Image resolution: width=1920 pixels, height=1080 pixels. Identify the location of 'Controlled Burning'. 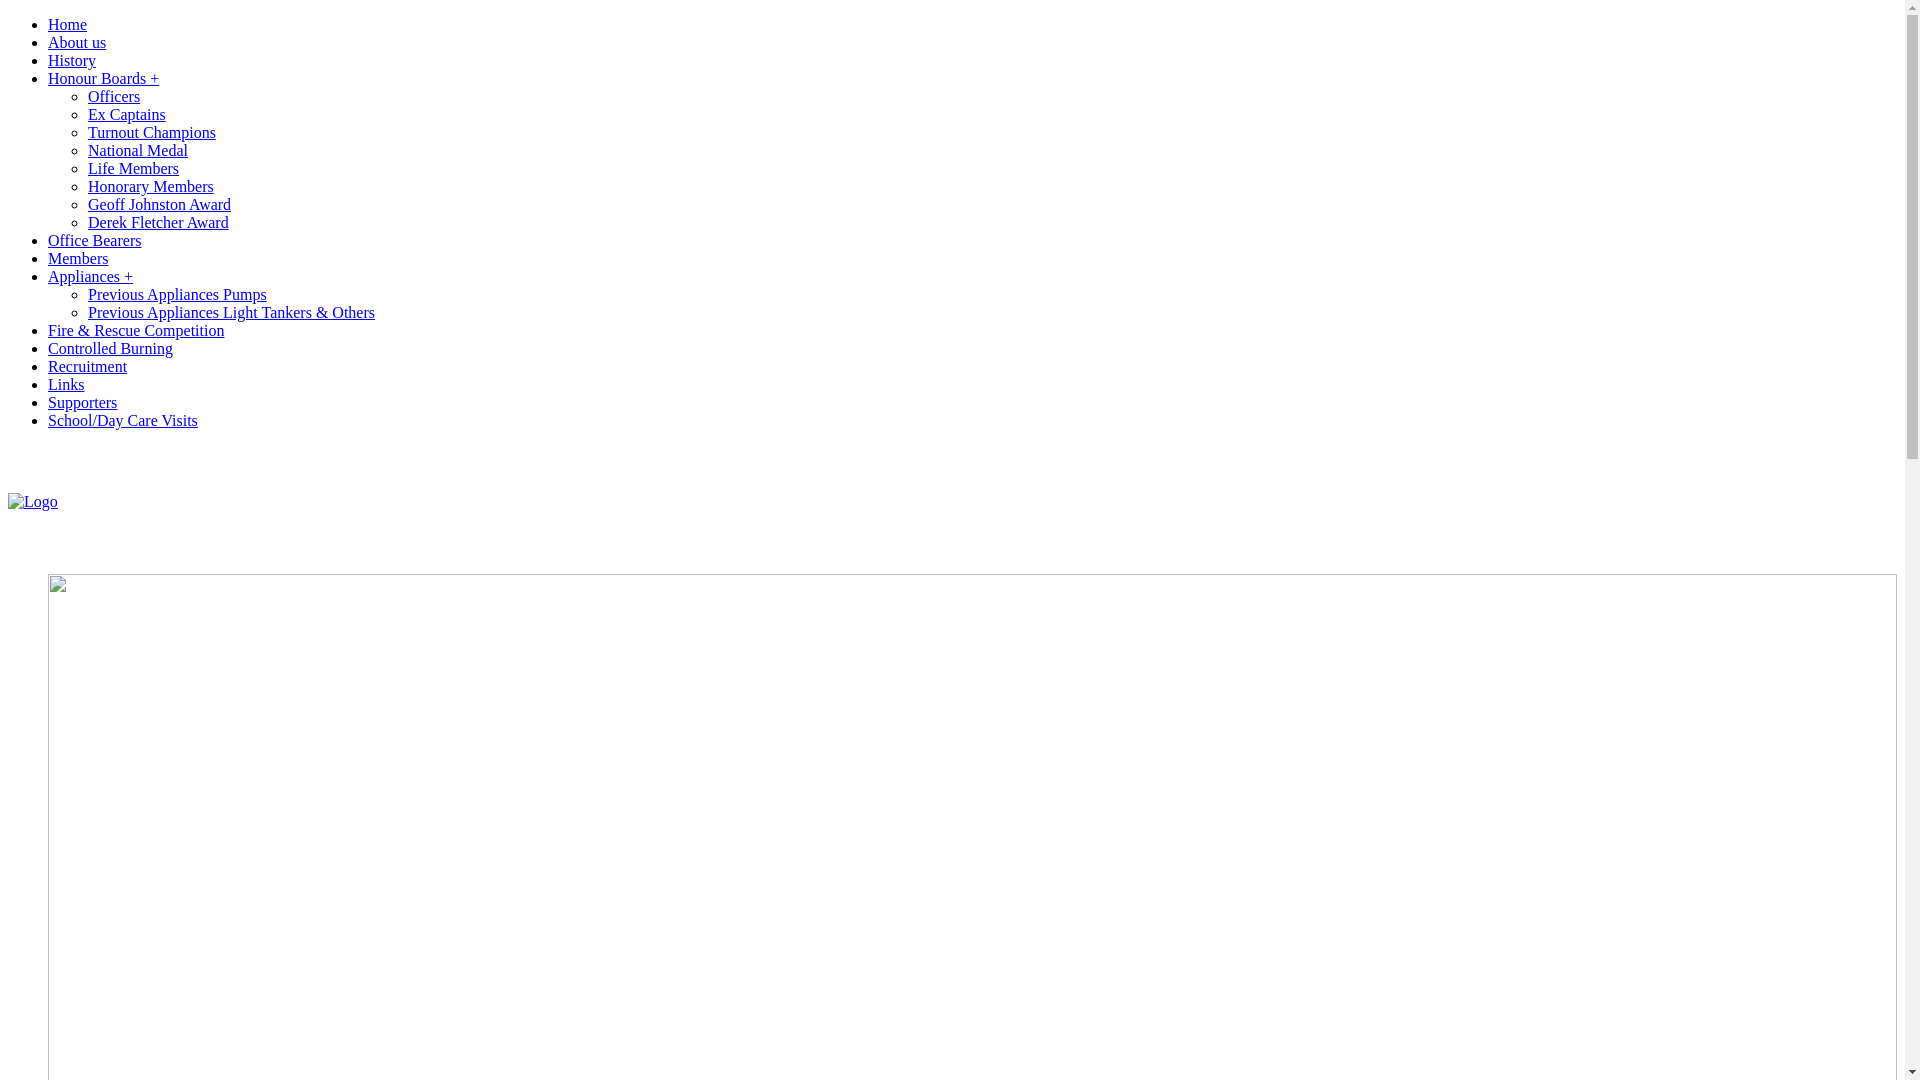
(109, 347).